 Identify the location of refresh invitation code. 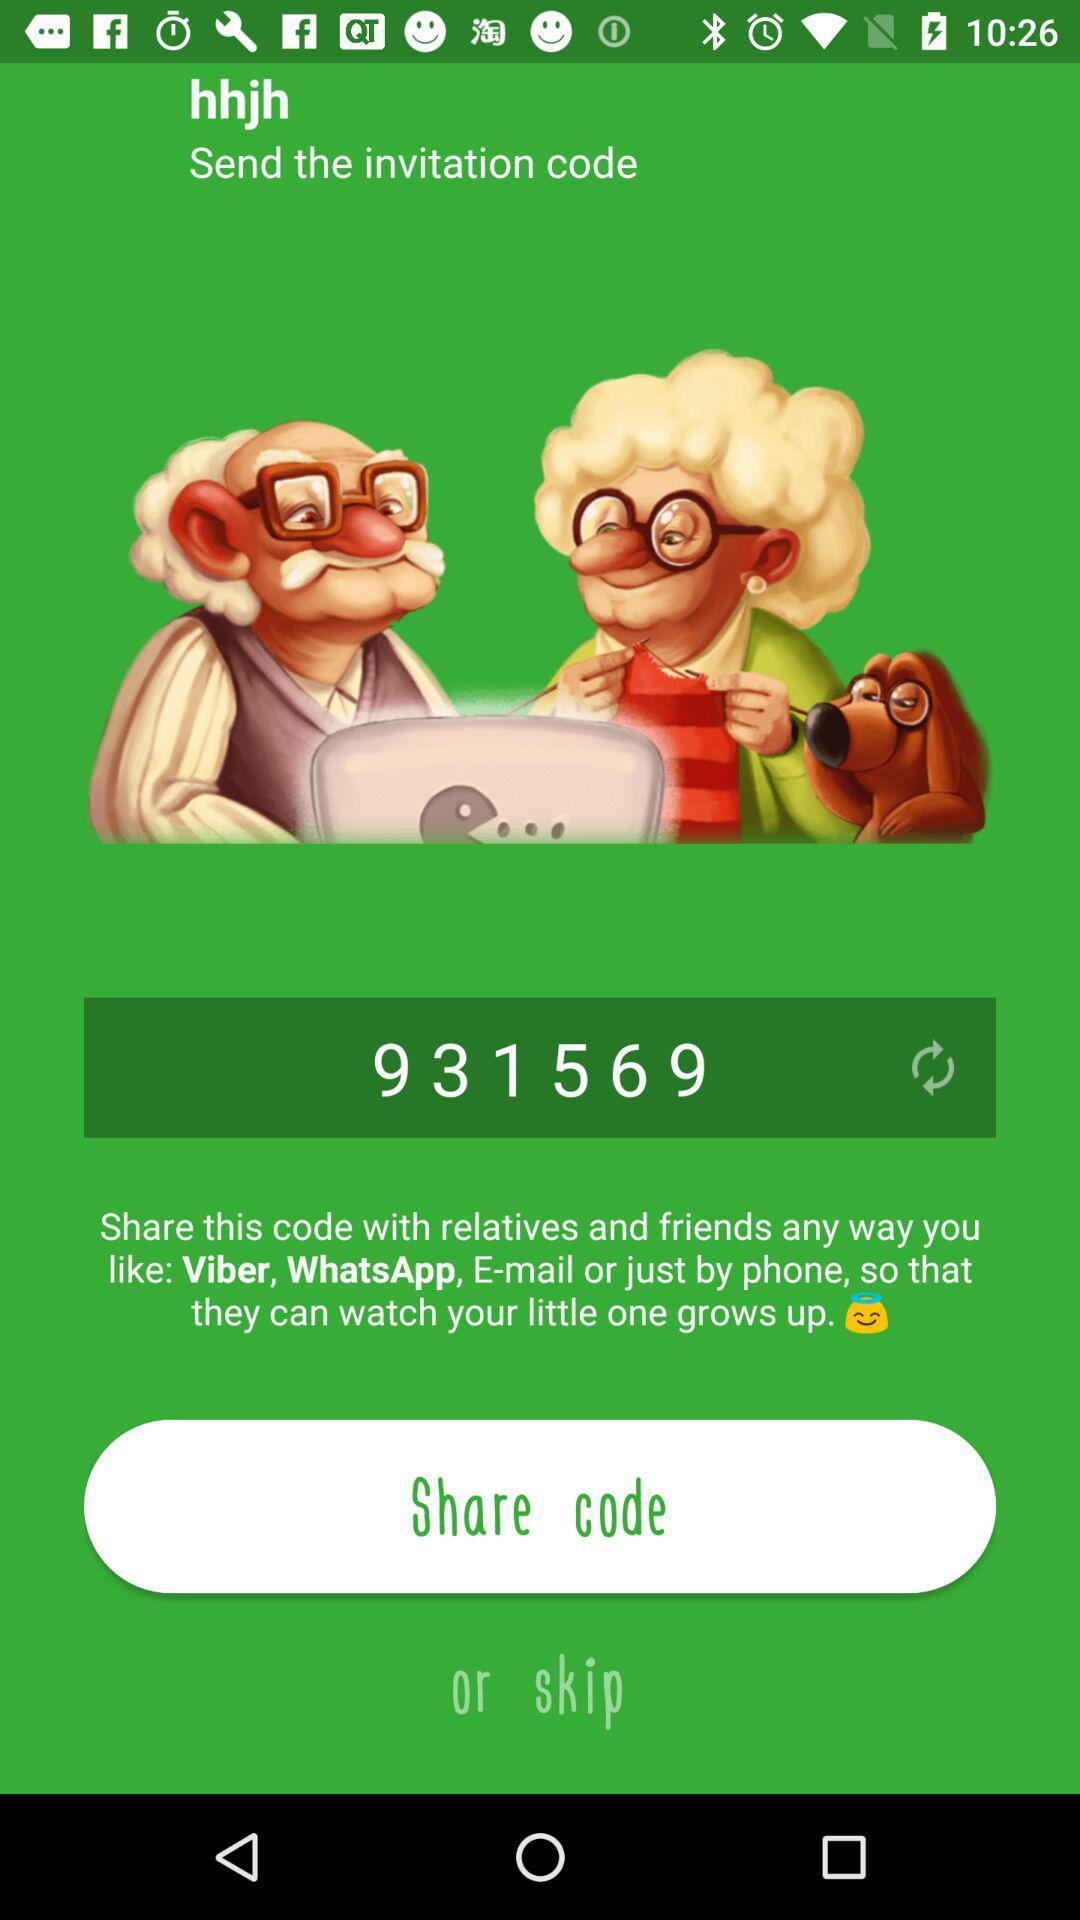
(933, 1066).